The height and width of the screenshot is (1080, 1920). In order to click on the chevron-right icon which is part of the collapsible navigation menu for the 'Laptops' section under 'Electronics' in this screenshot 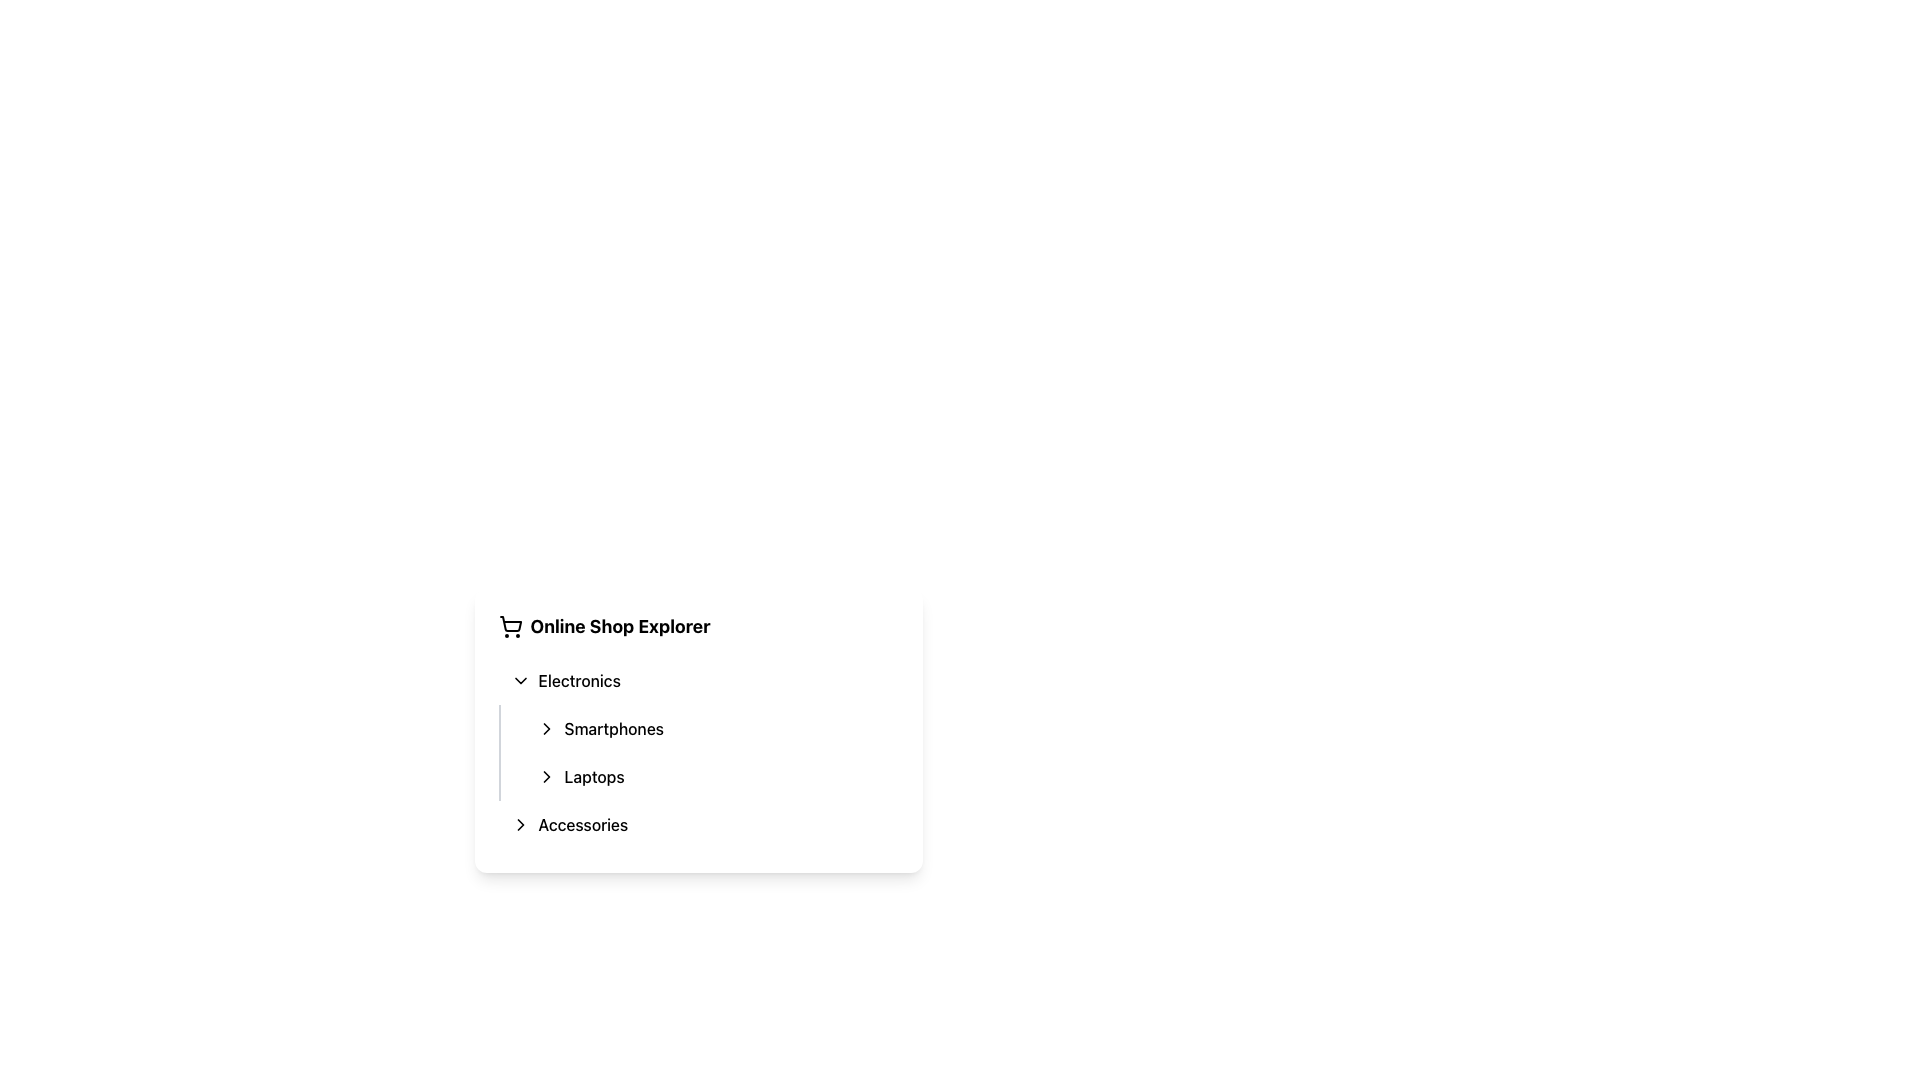, I will do `click(546, 775)`.